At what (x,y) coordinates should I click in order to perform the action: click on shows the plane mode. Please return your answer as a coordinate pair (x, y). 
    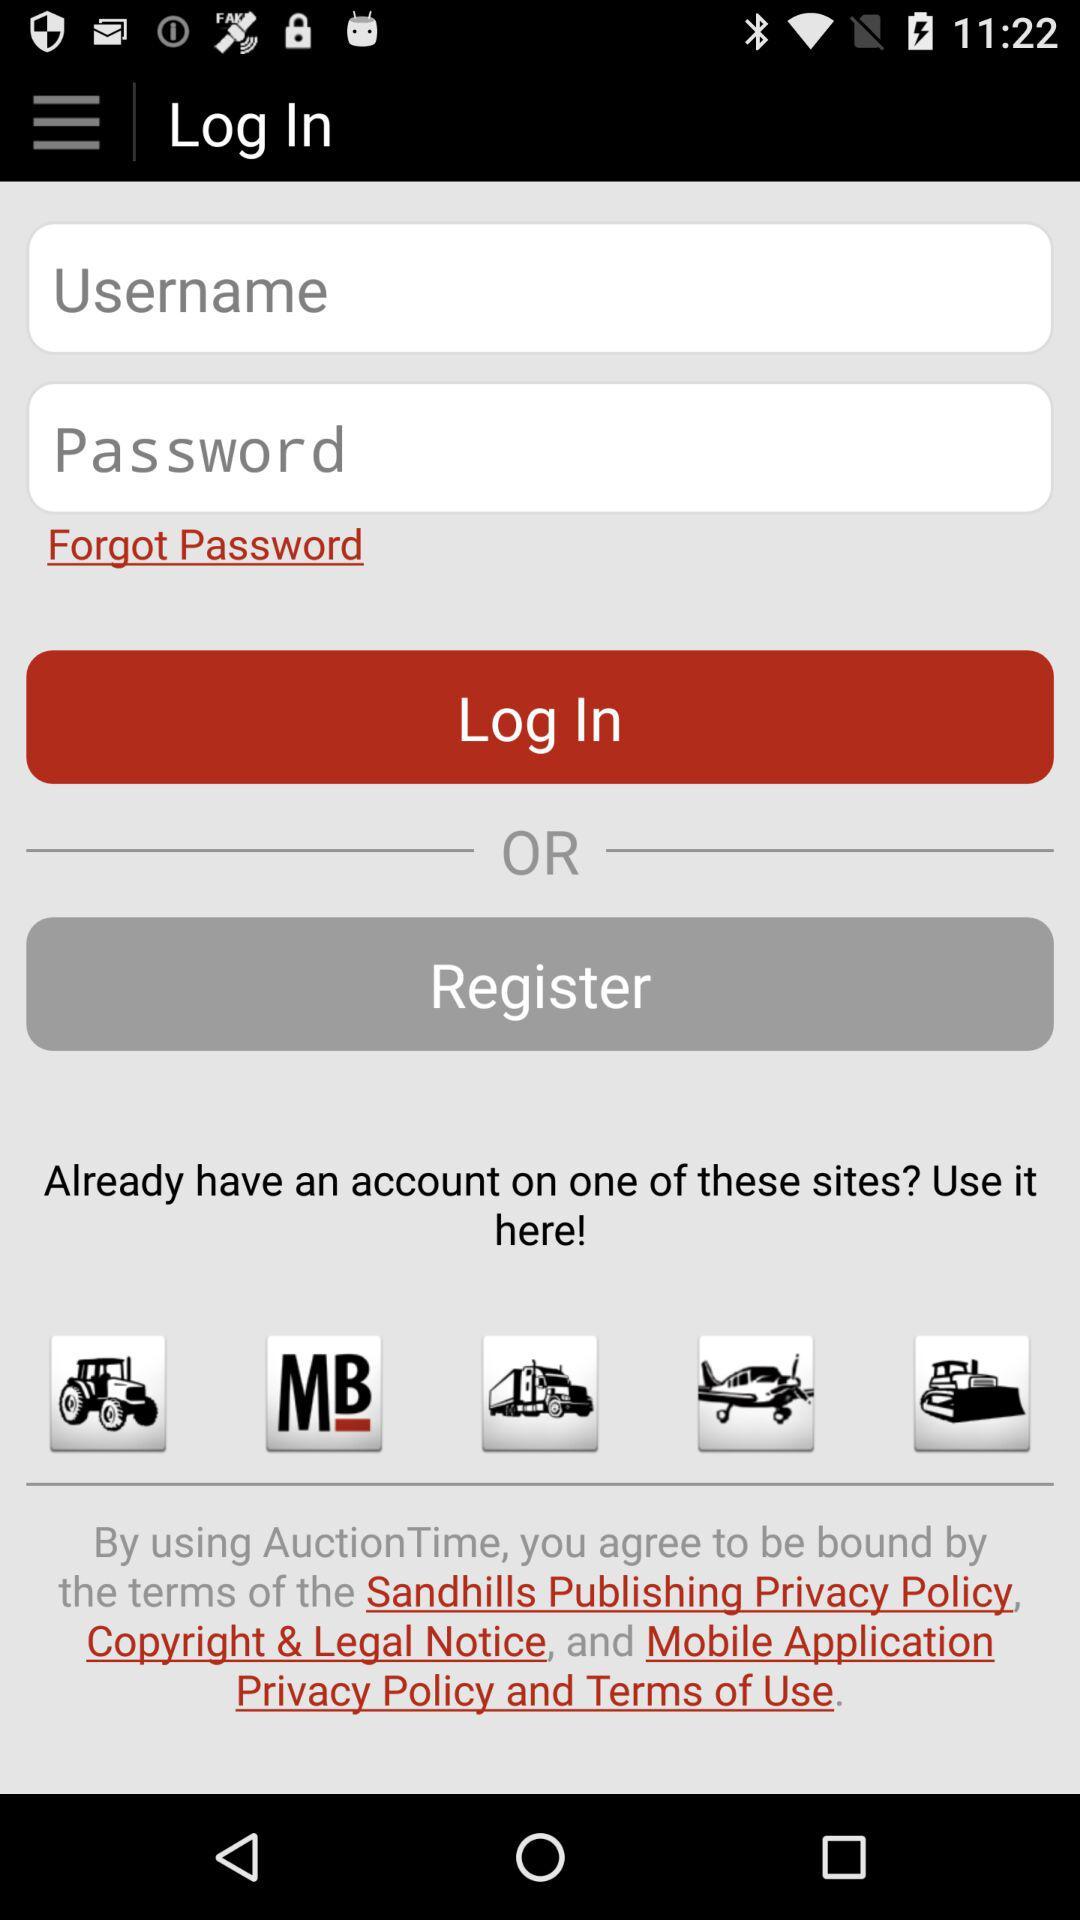
    Looking at the image, I should click on (756, 1392).